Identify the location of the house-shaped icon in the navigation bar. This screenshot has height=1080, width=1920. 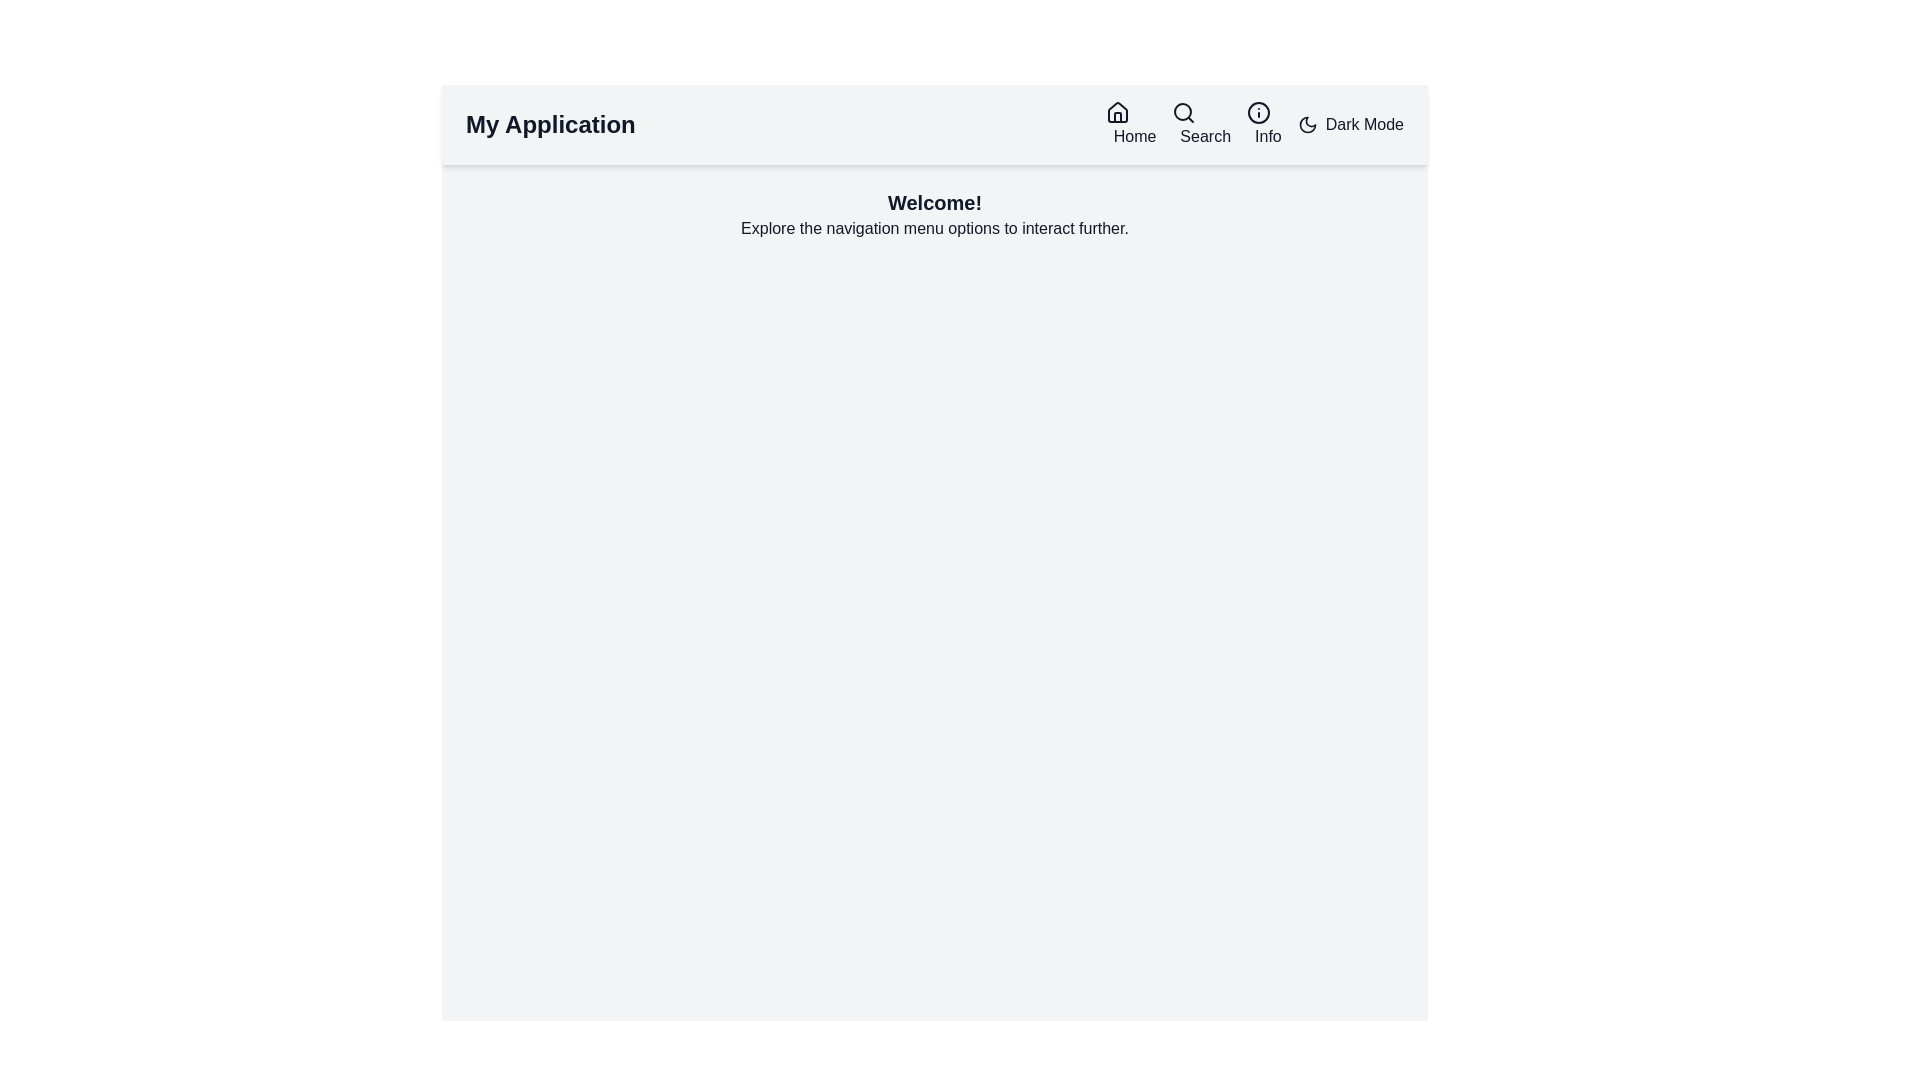
(1116, 112).